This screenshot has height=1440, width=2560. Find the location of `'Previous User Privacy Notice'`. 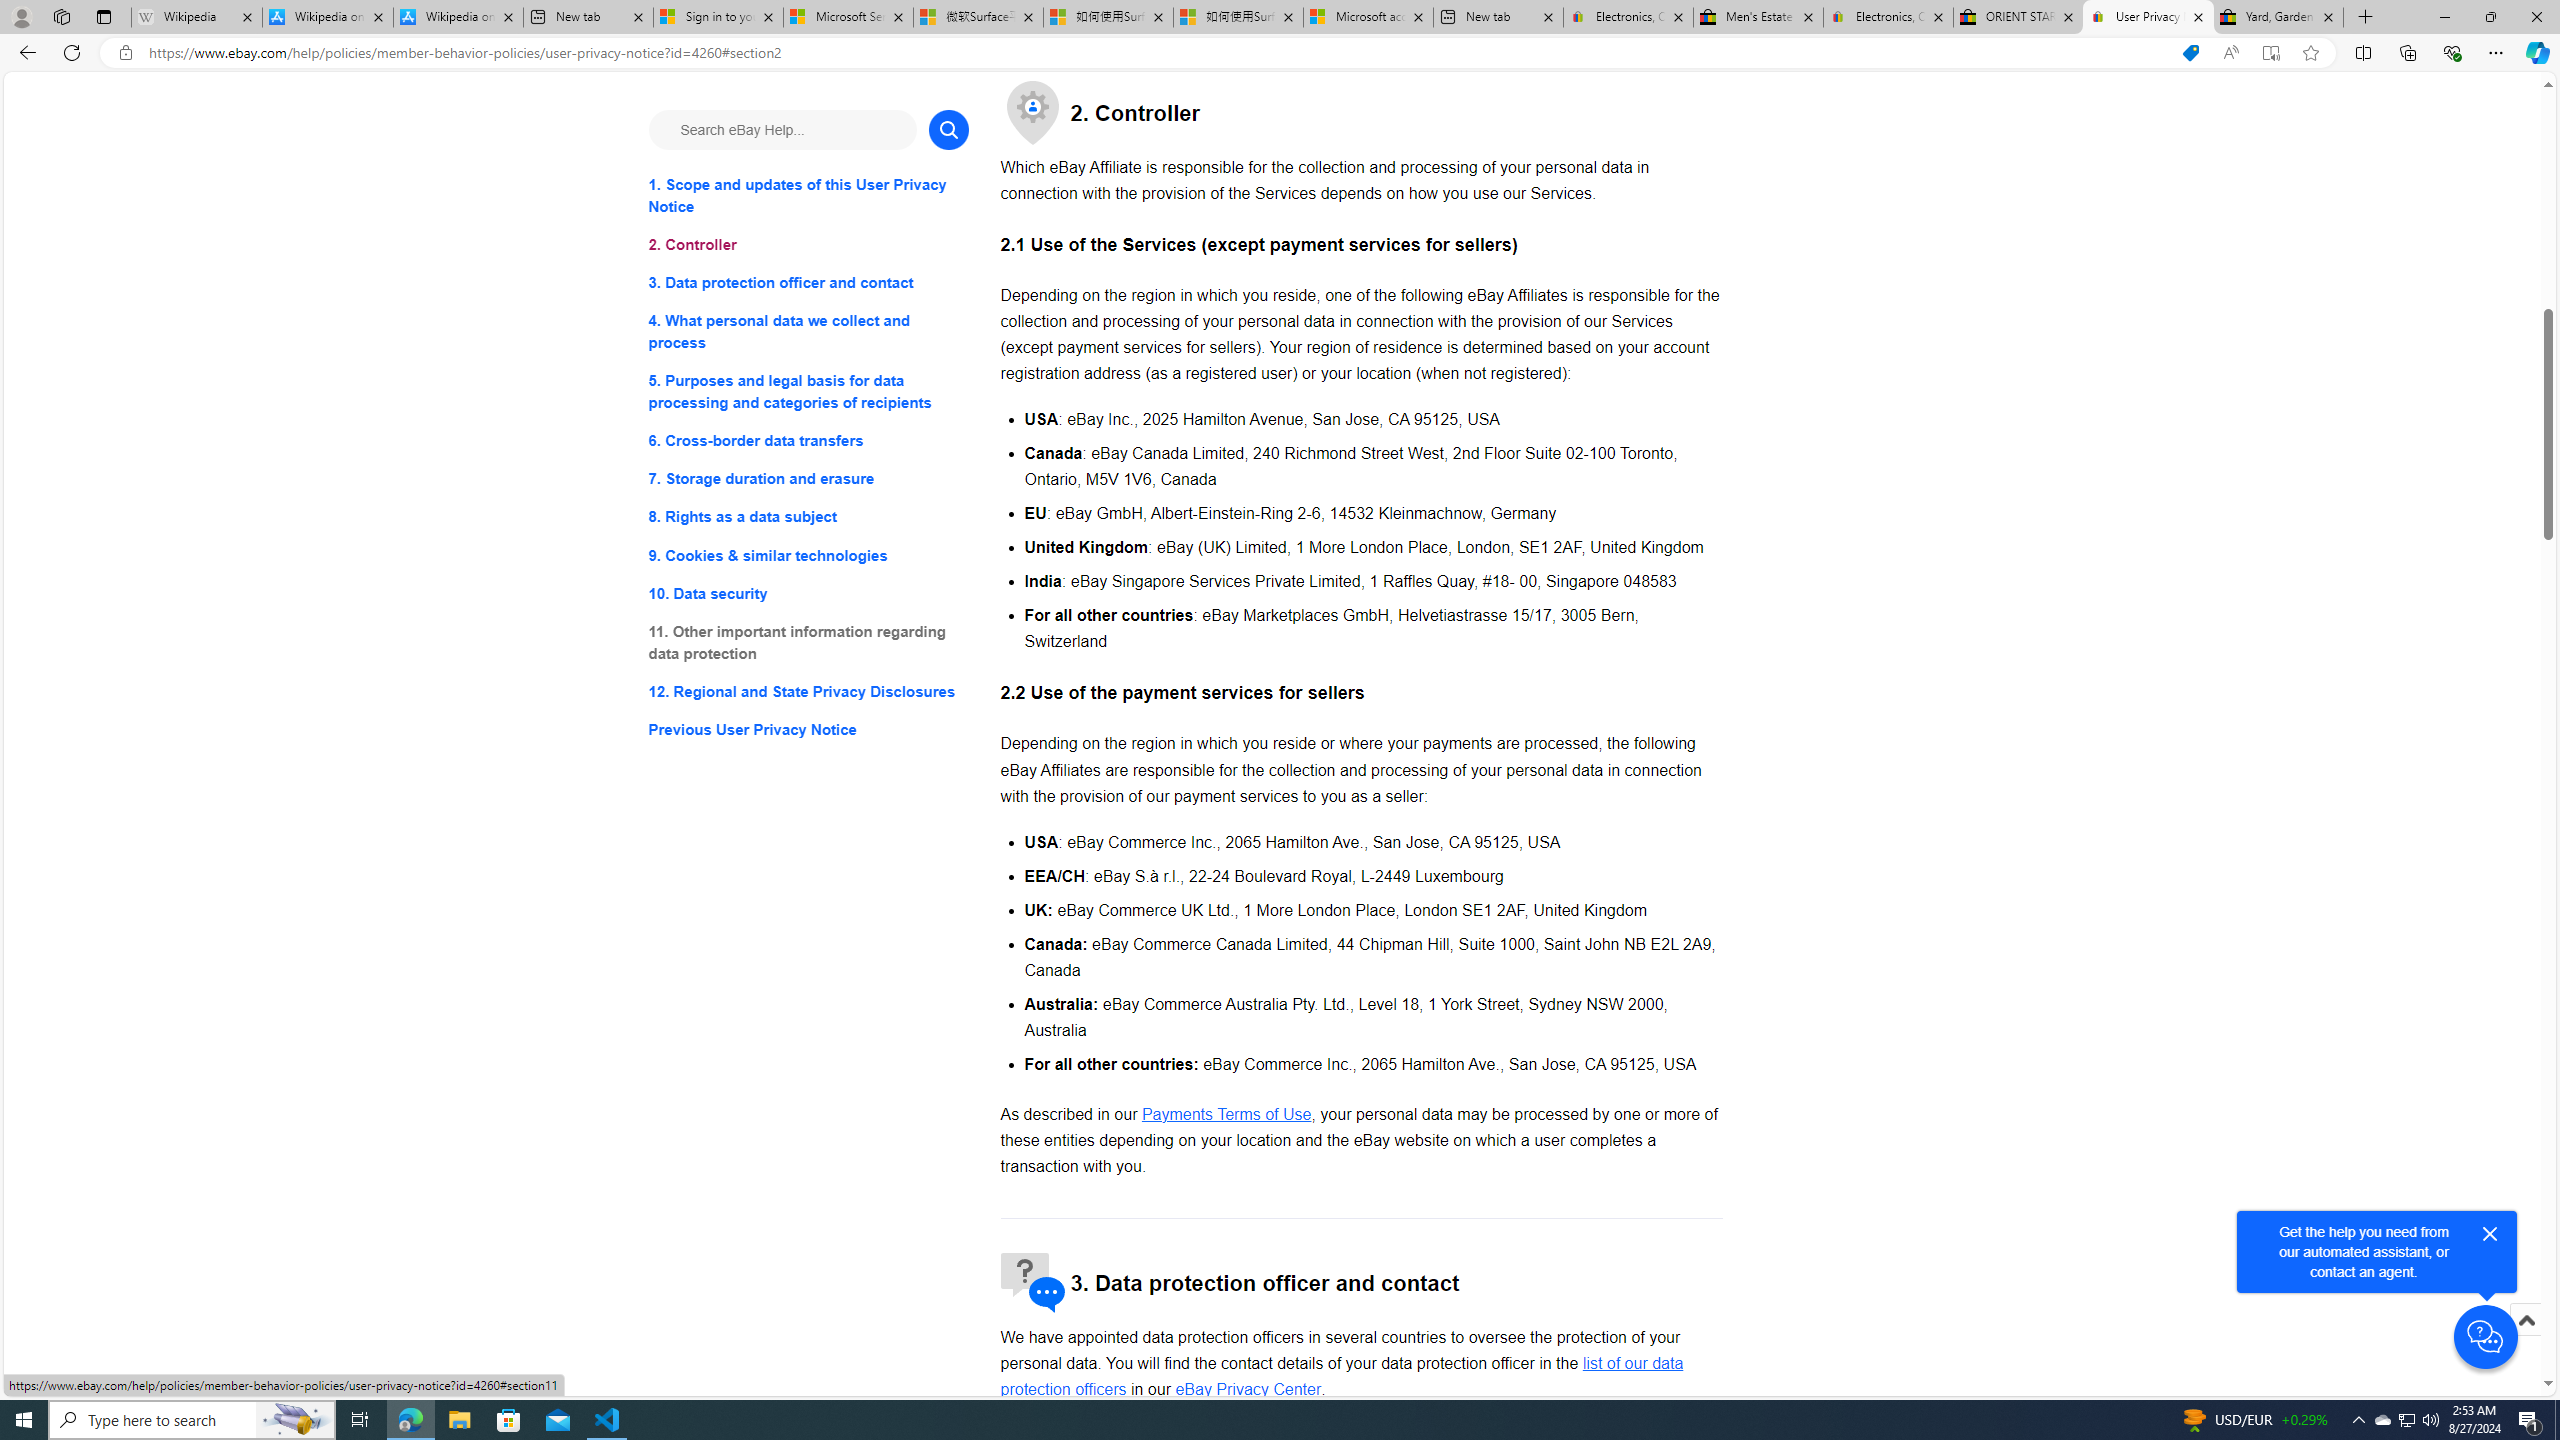

'Previous User Privacy Notice' is located at coordinates (807, 729).